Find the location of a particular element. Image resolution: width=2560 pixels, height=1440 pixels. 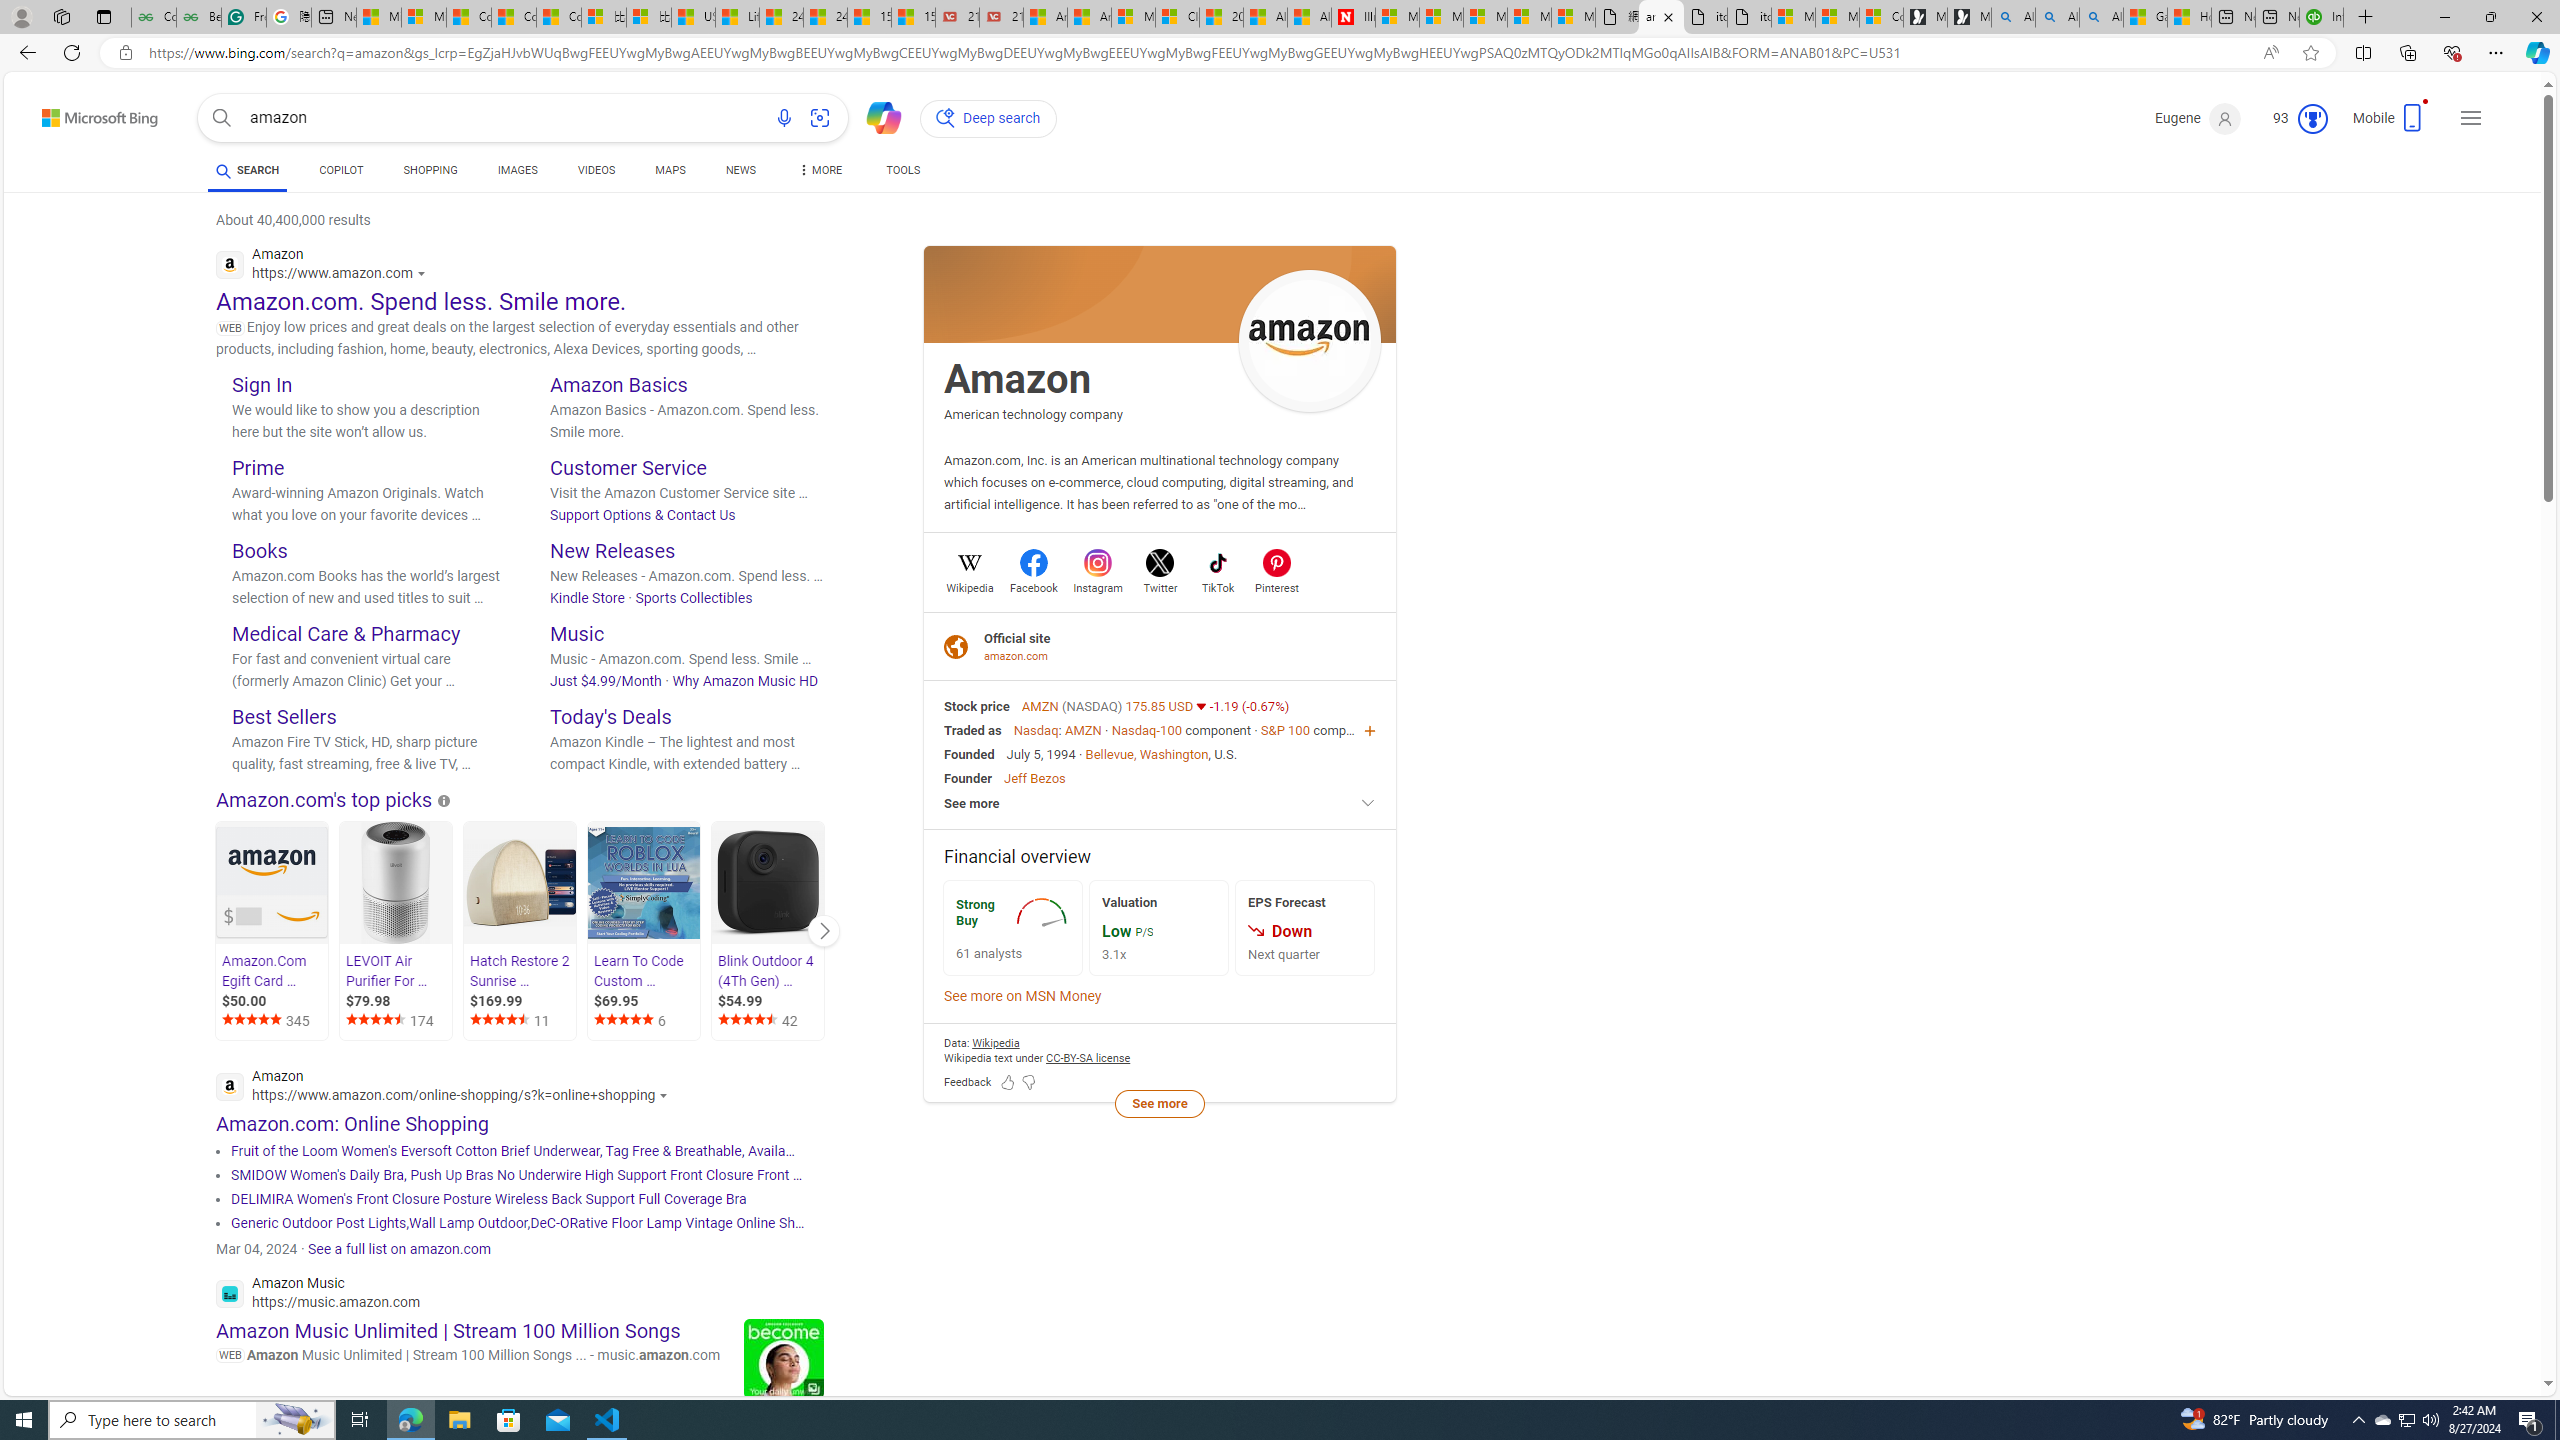

'Stock price' is located at coordinates (977, 705).